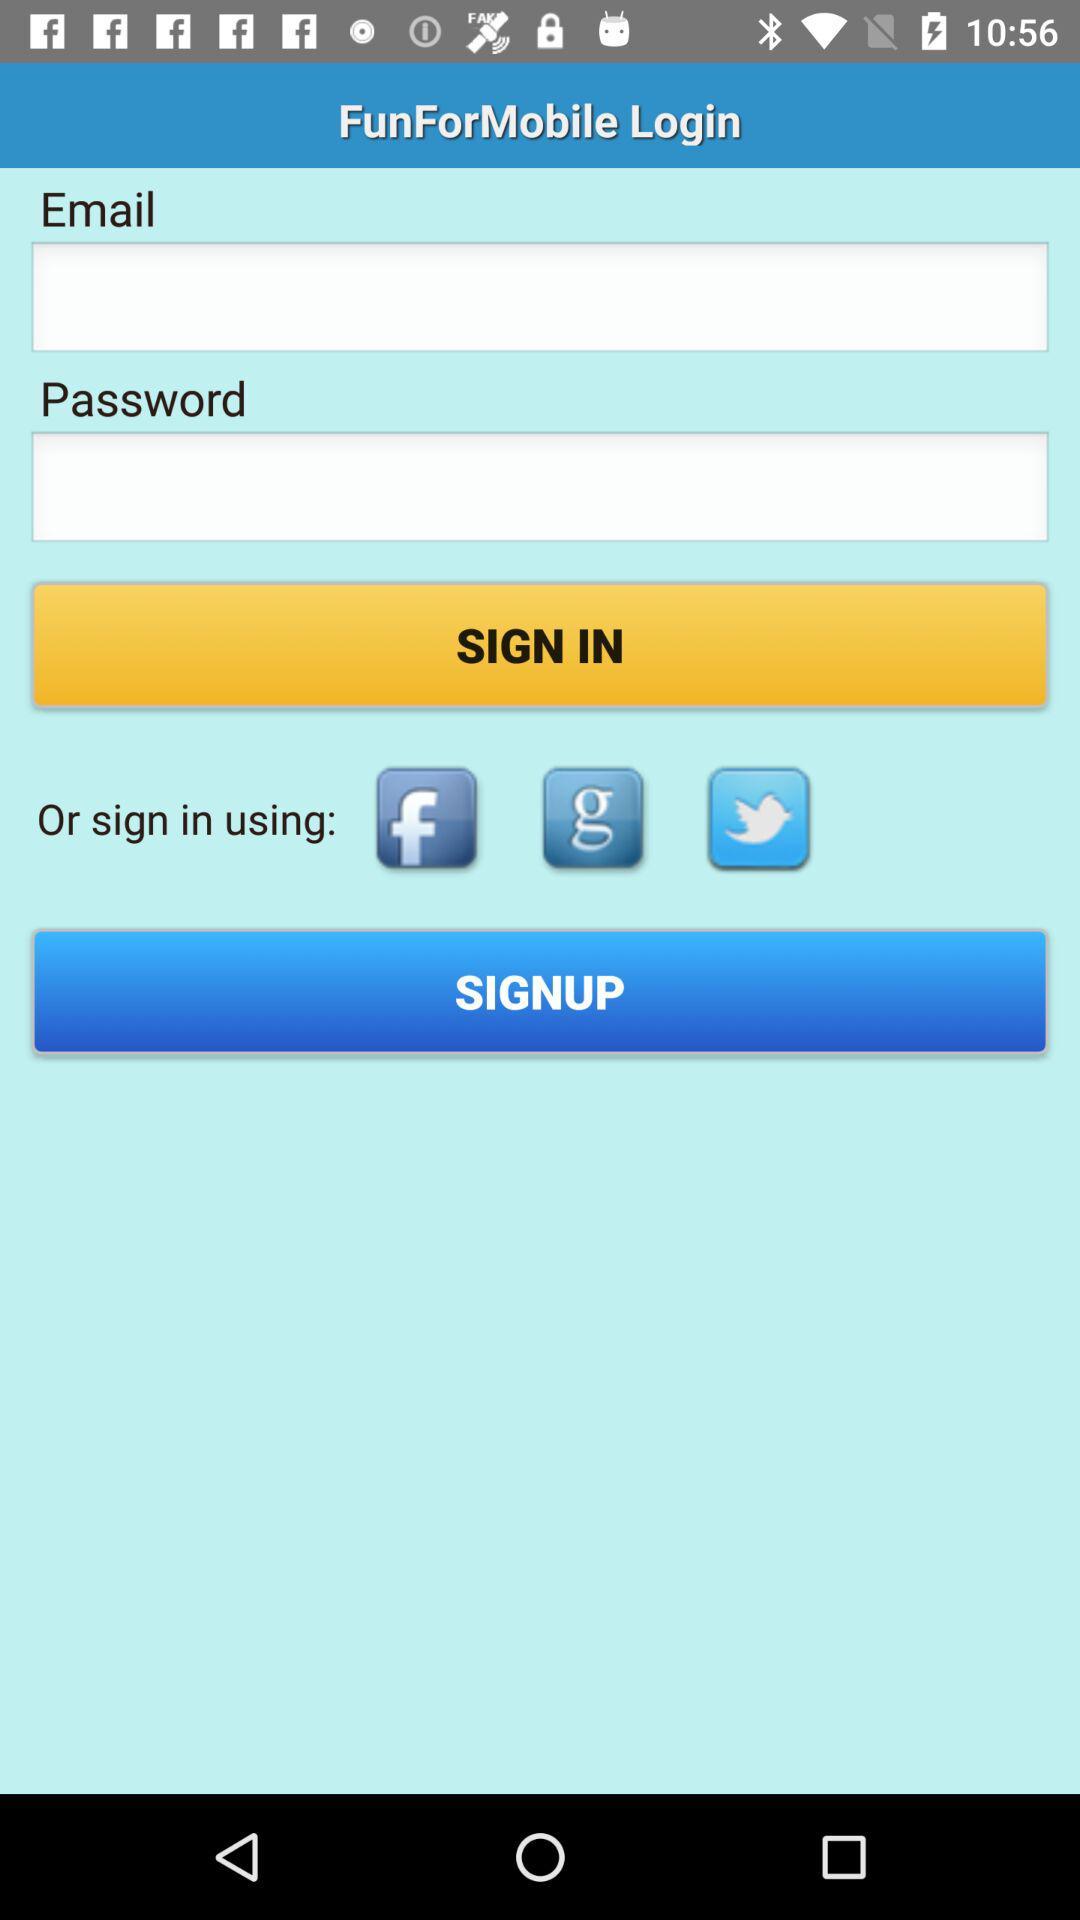 Image resolution: width=1080 pixels, height=1920 pixels. I want to click on type password, so click(540, 492).